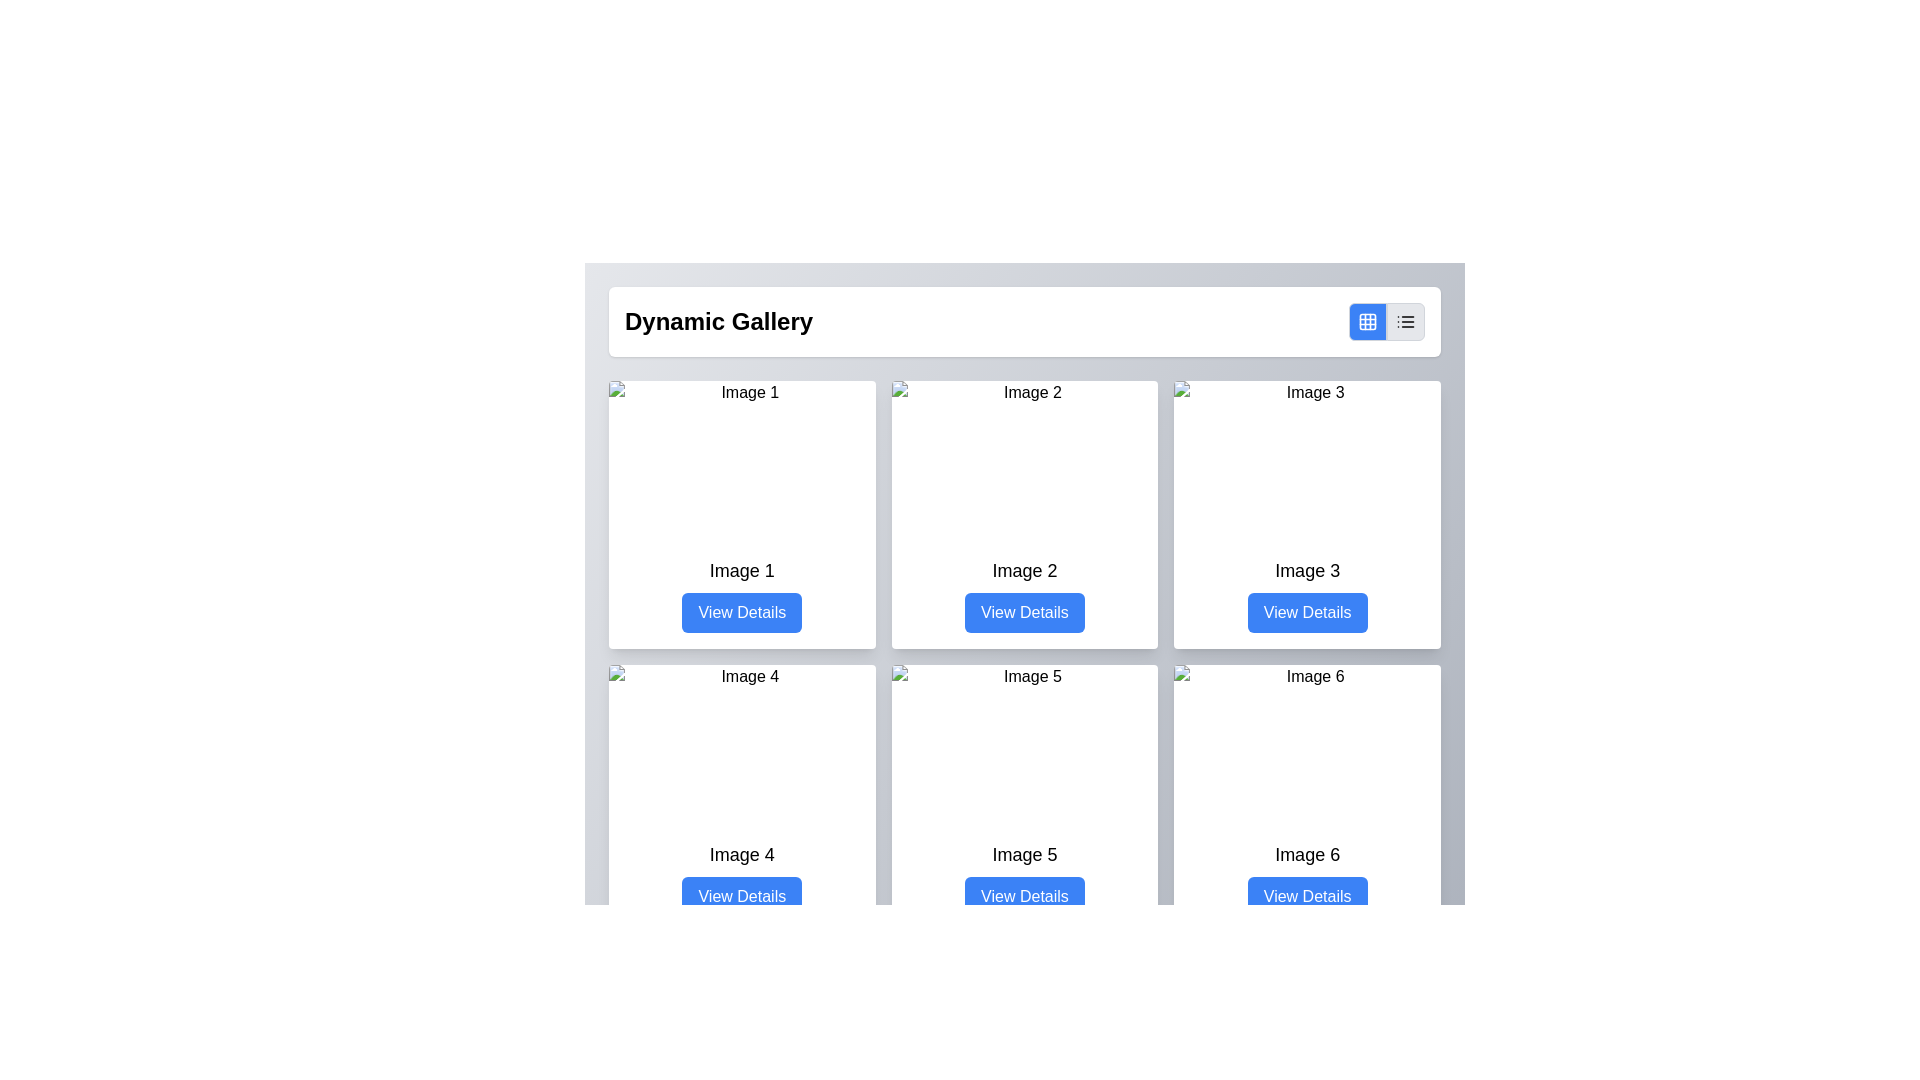 The width and height of the screenshot is (1920, 1080). Describe the element at coordinates (741, 612) in the screenshot. I see `the button associated with 'Image 1' to trigger hover effects` at that location.